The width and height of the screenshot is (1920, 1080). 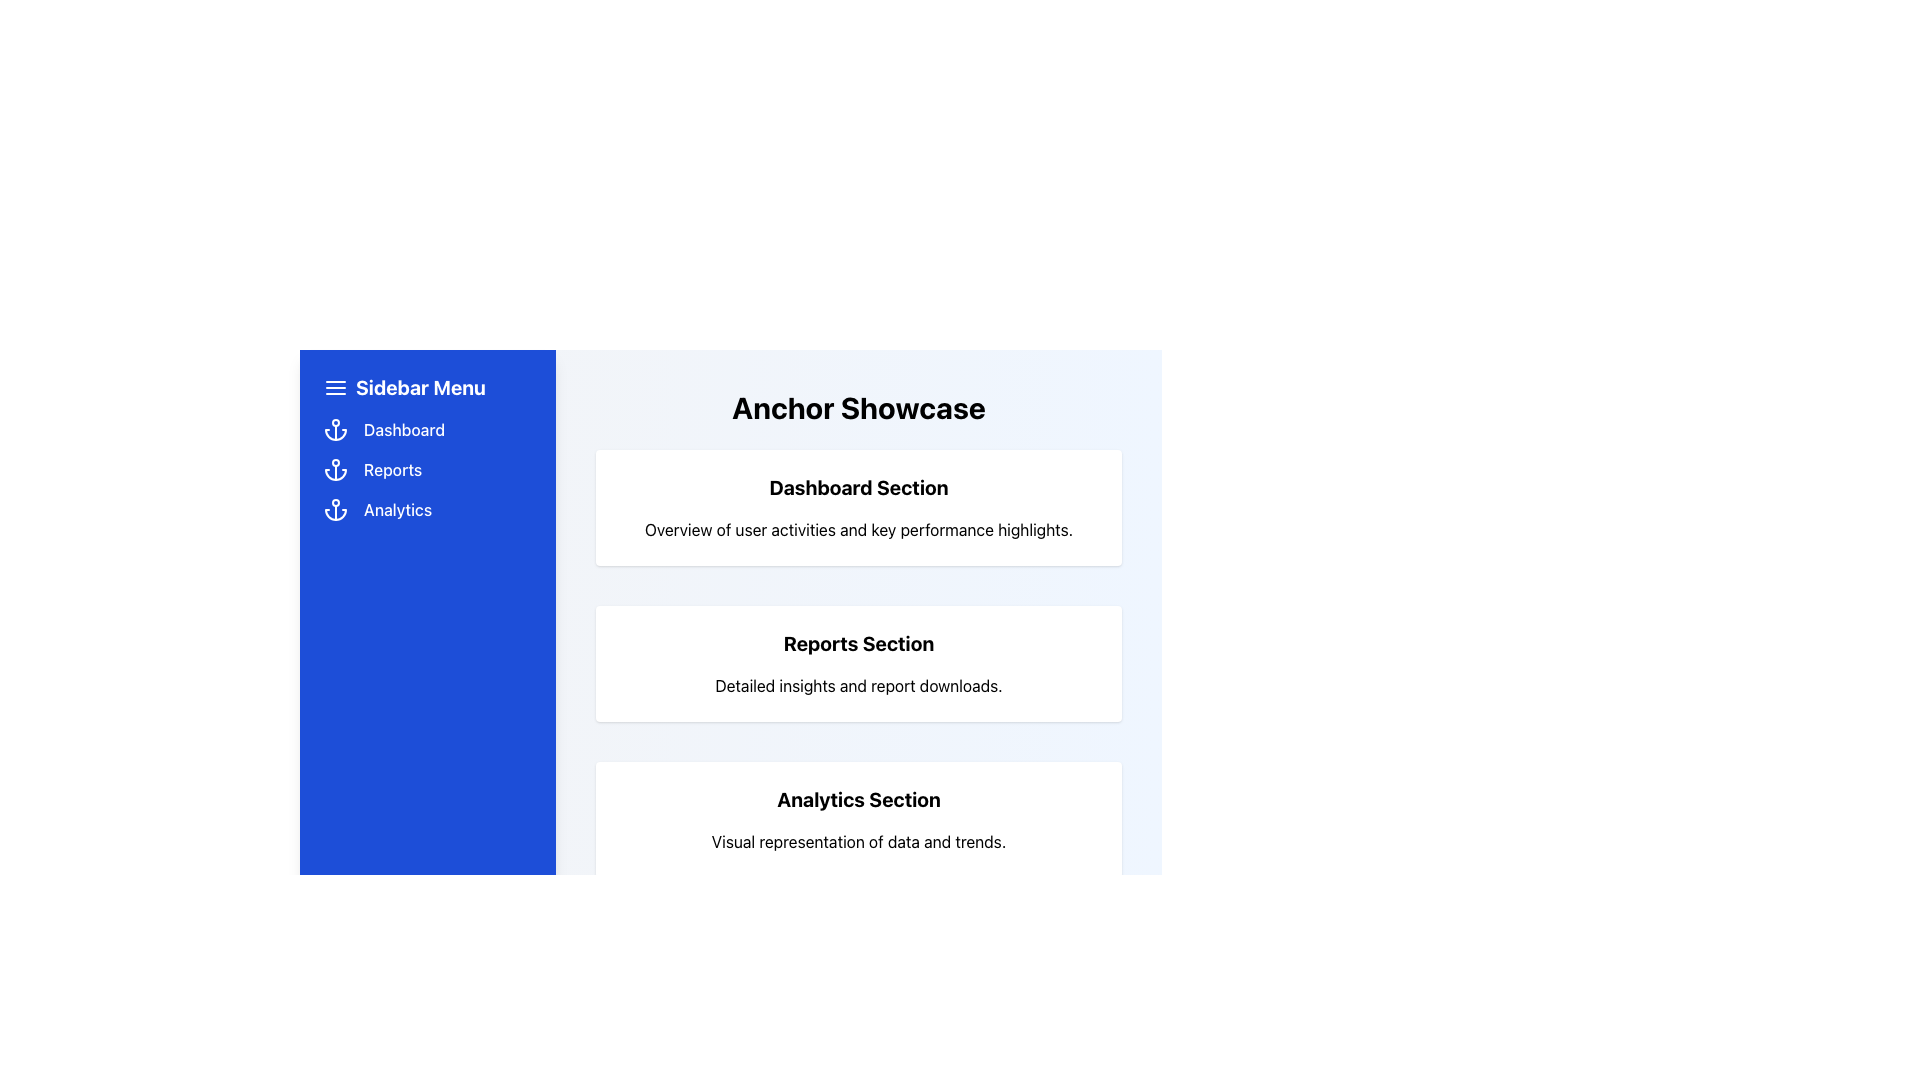 What do you see at coordinates (336, 470) in the screenshot?
I see `the decorative anchor icon in the sidebar menu, which is the second icon aligned with the 'Reports' text` at bounding box center [336, 470].